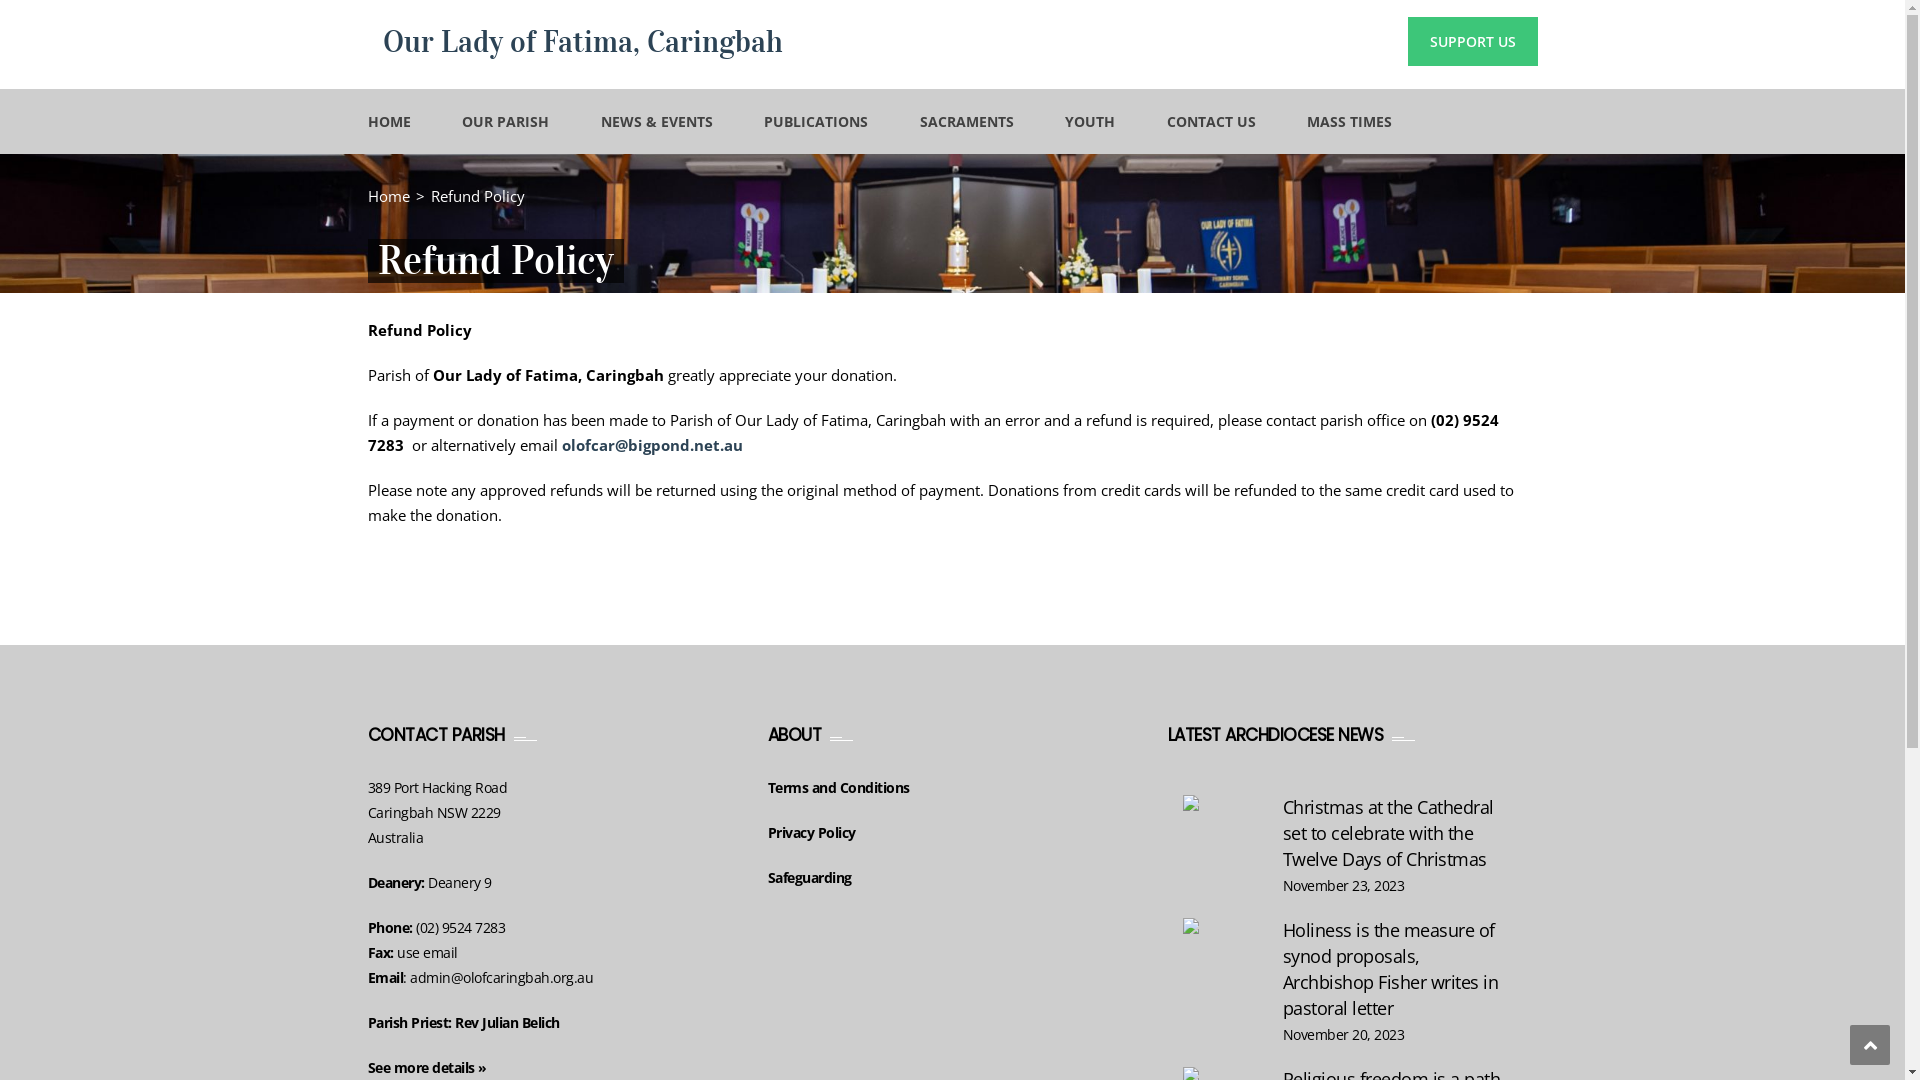 This screenshot has height=1080, width=1920. I want to click on 'Safeguarding', so click(810, 876).